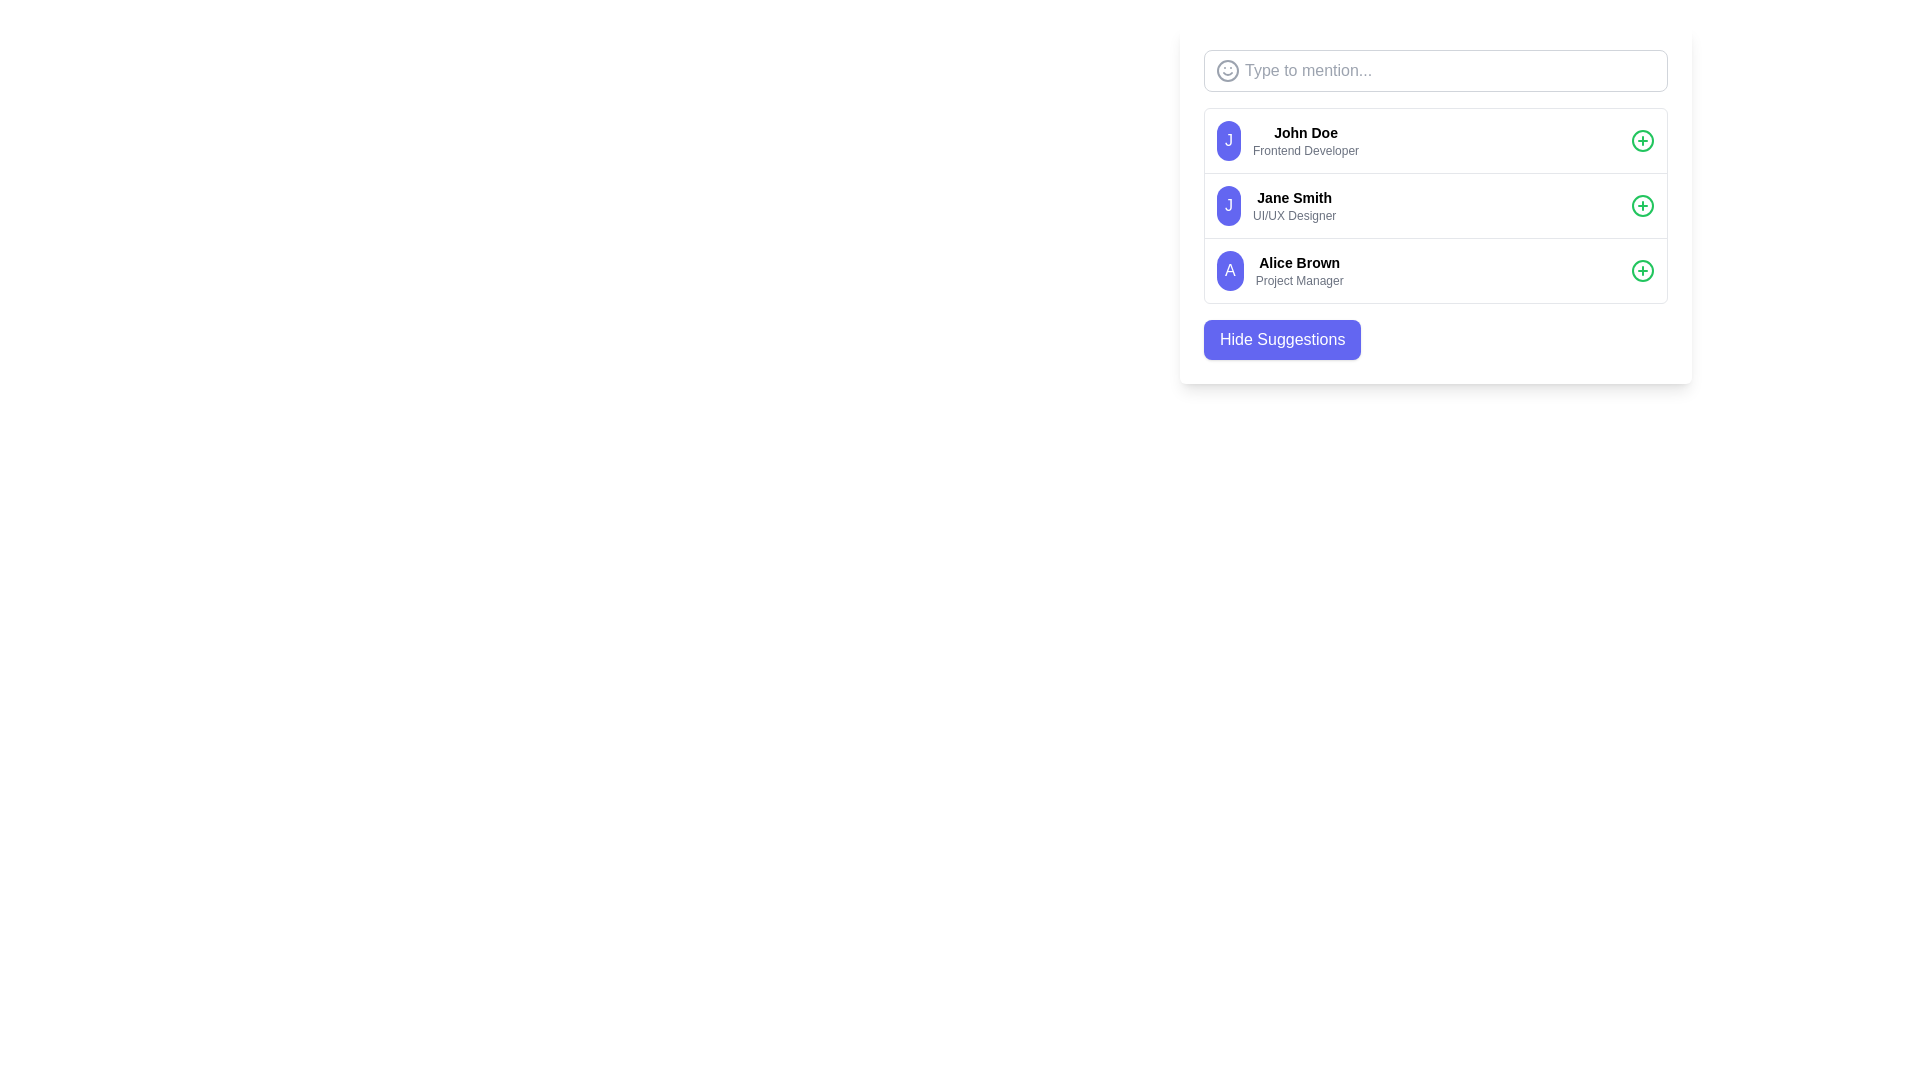  Describe the element at coordinates (1299, 270) in the screenshot. I see `the third user card in the dropdown suggestion list displaying the name and role of a user` at that location.